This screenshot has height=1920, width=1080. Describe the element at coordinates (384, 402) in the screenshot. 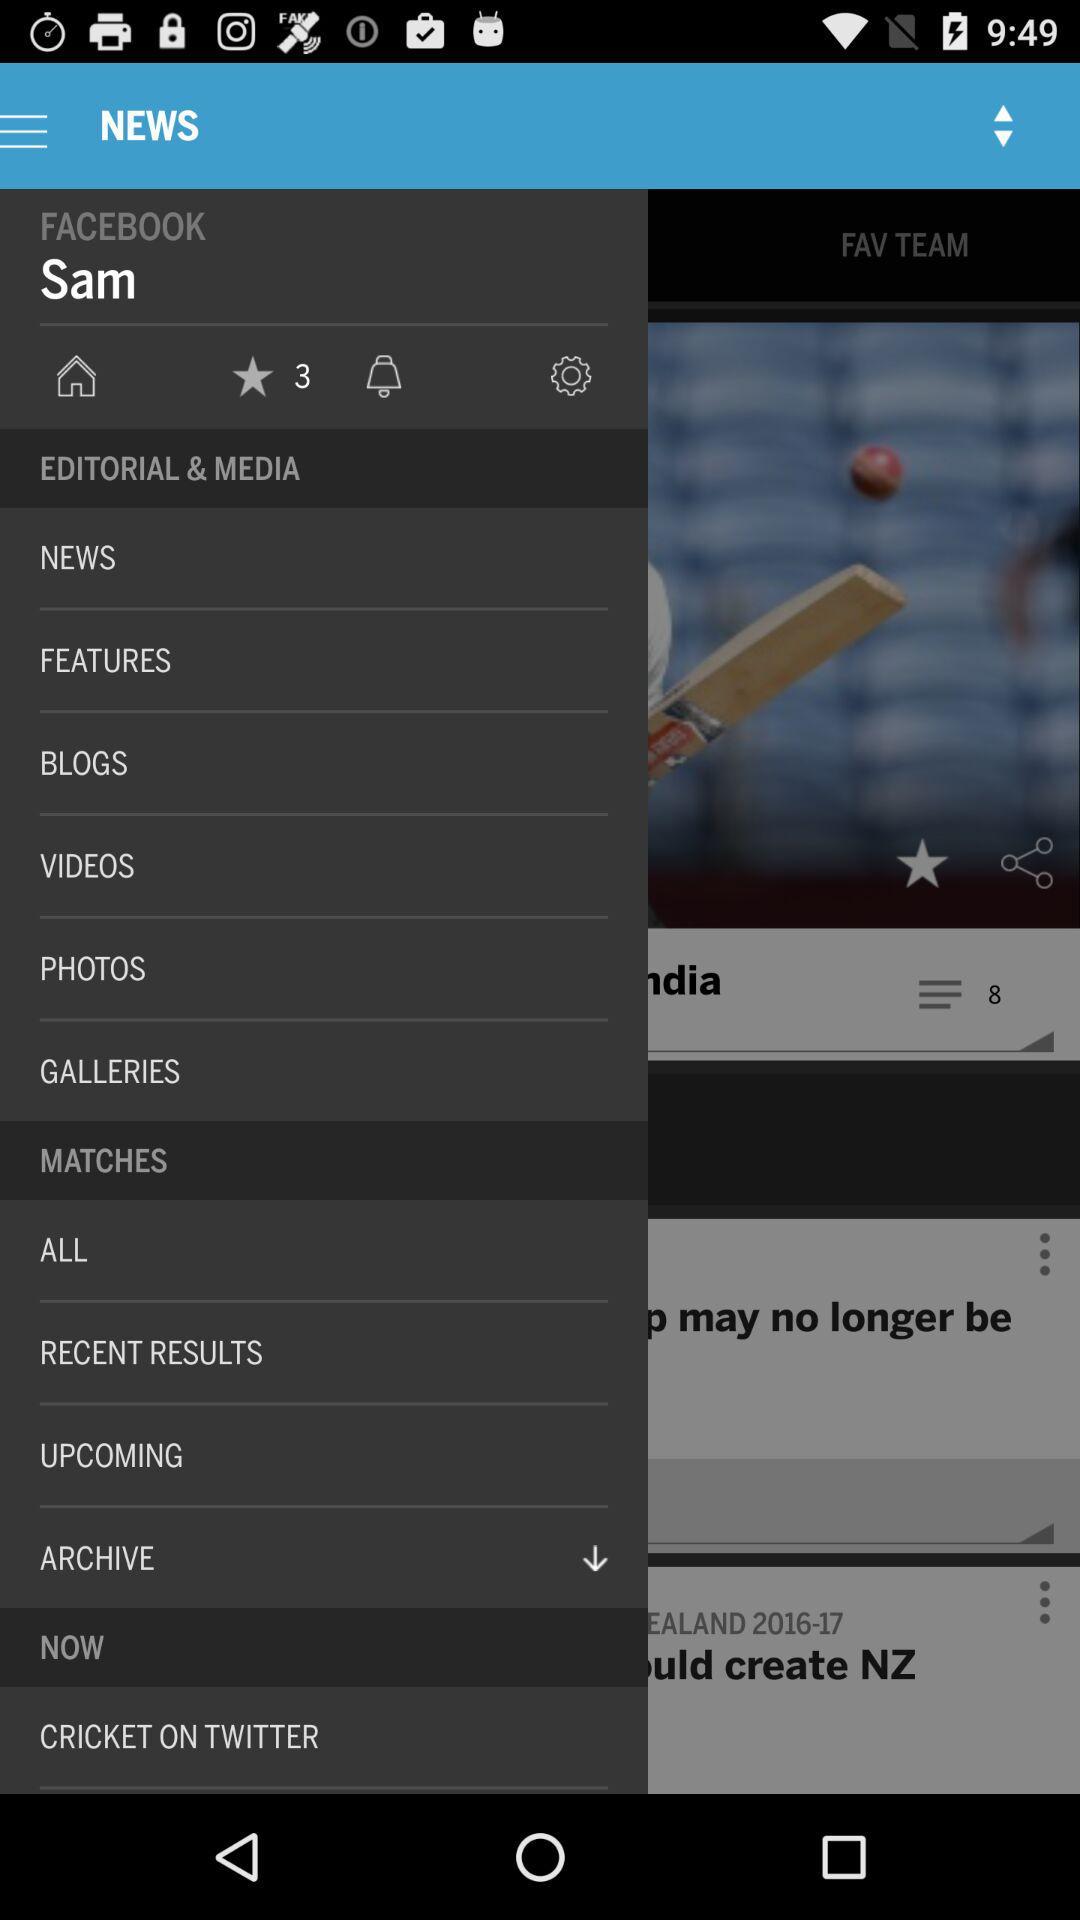

I see `the notifications icon` at that location.